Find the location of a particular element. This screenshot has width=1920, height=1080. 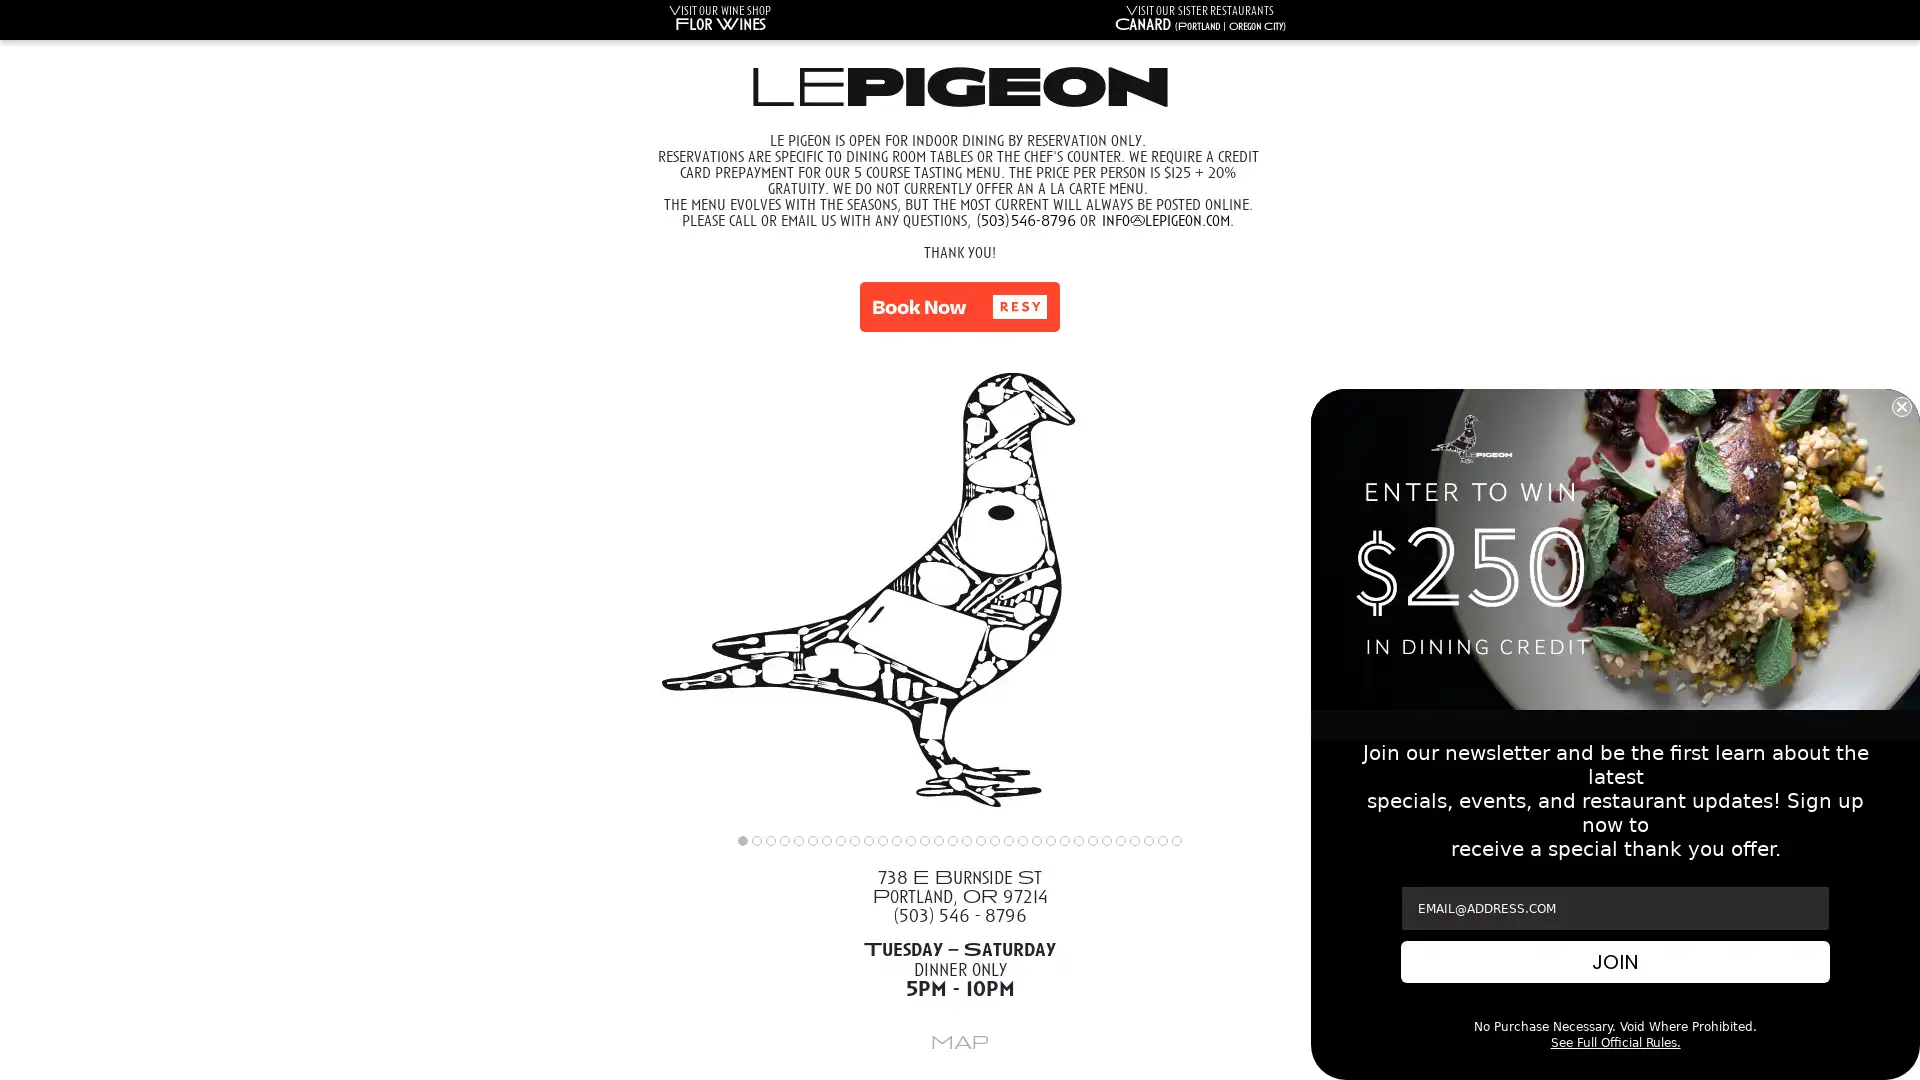

JOIN is located at coordinates (1615, 960).